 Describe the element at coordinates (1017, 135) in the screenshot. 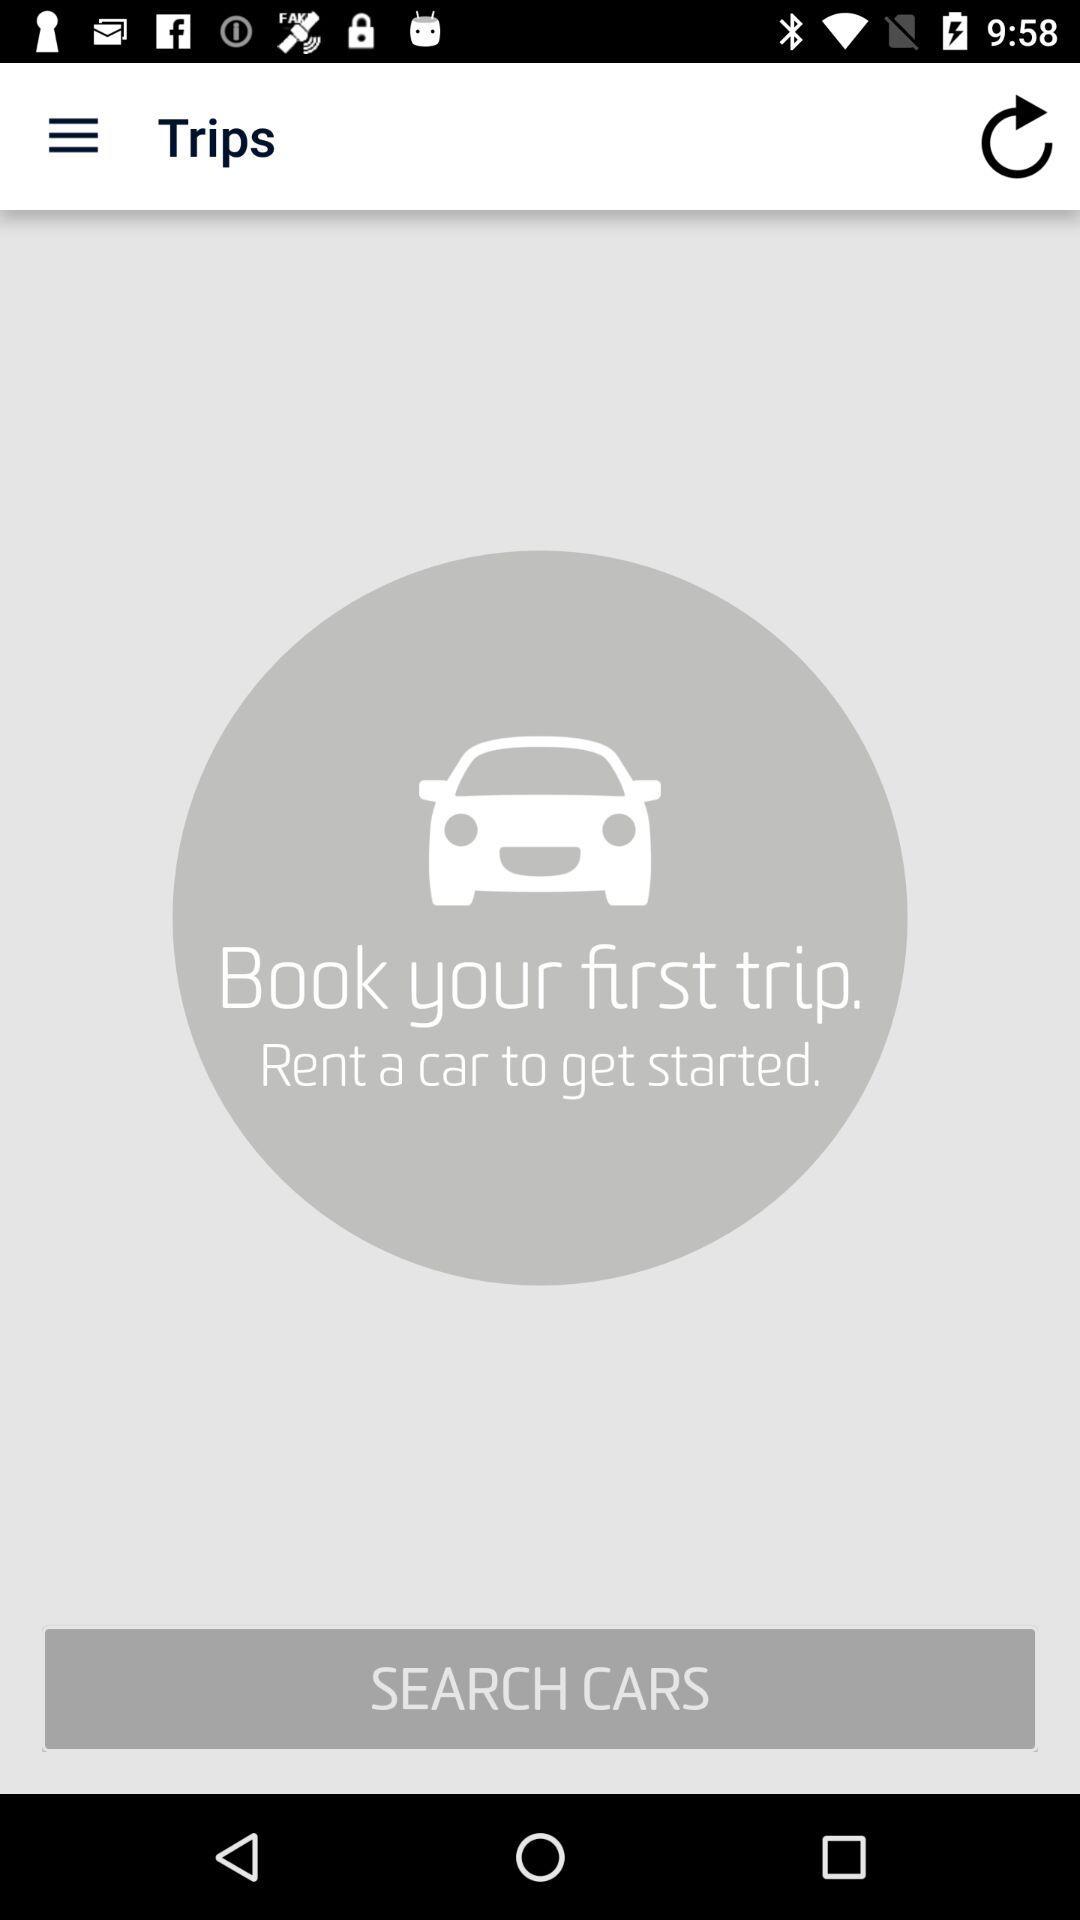

I see `icon at the top right corner` at that location.